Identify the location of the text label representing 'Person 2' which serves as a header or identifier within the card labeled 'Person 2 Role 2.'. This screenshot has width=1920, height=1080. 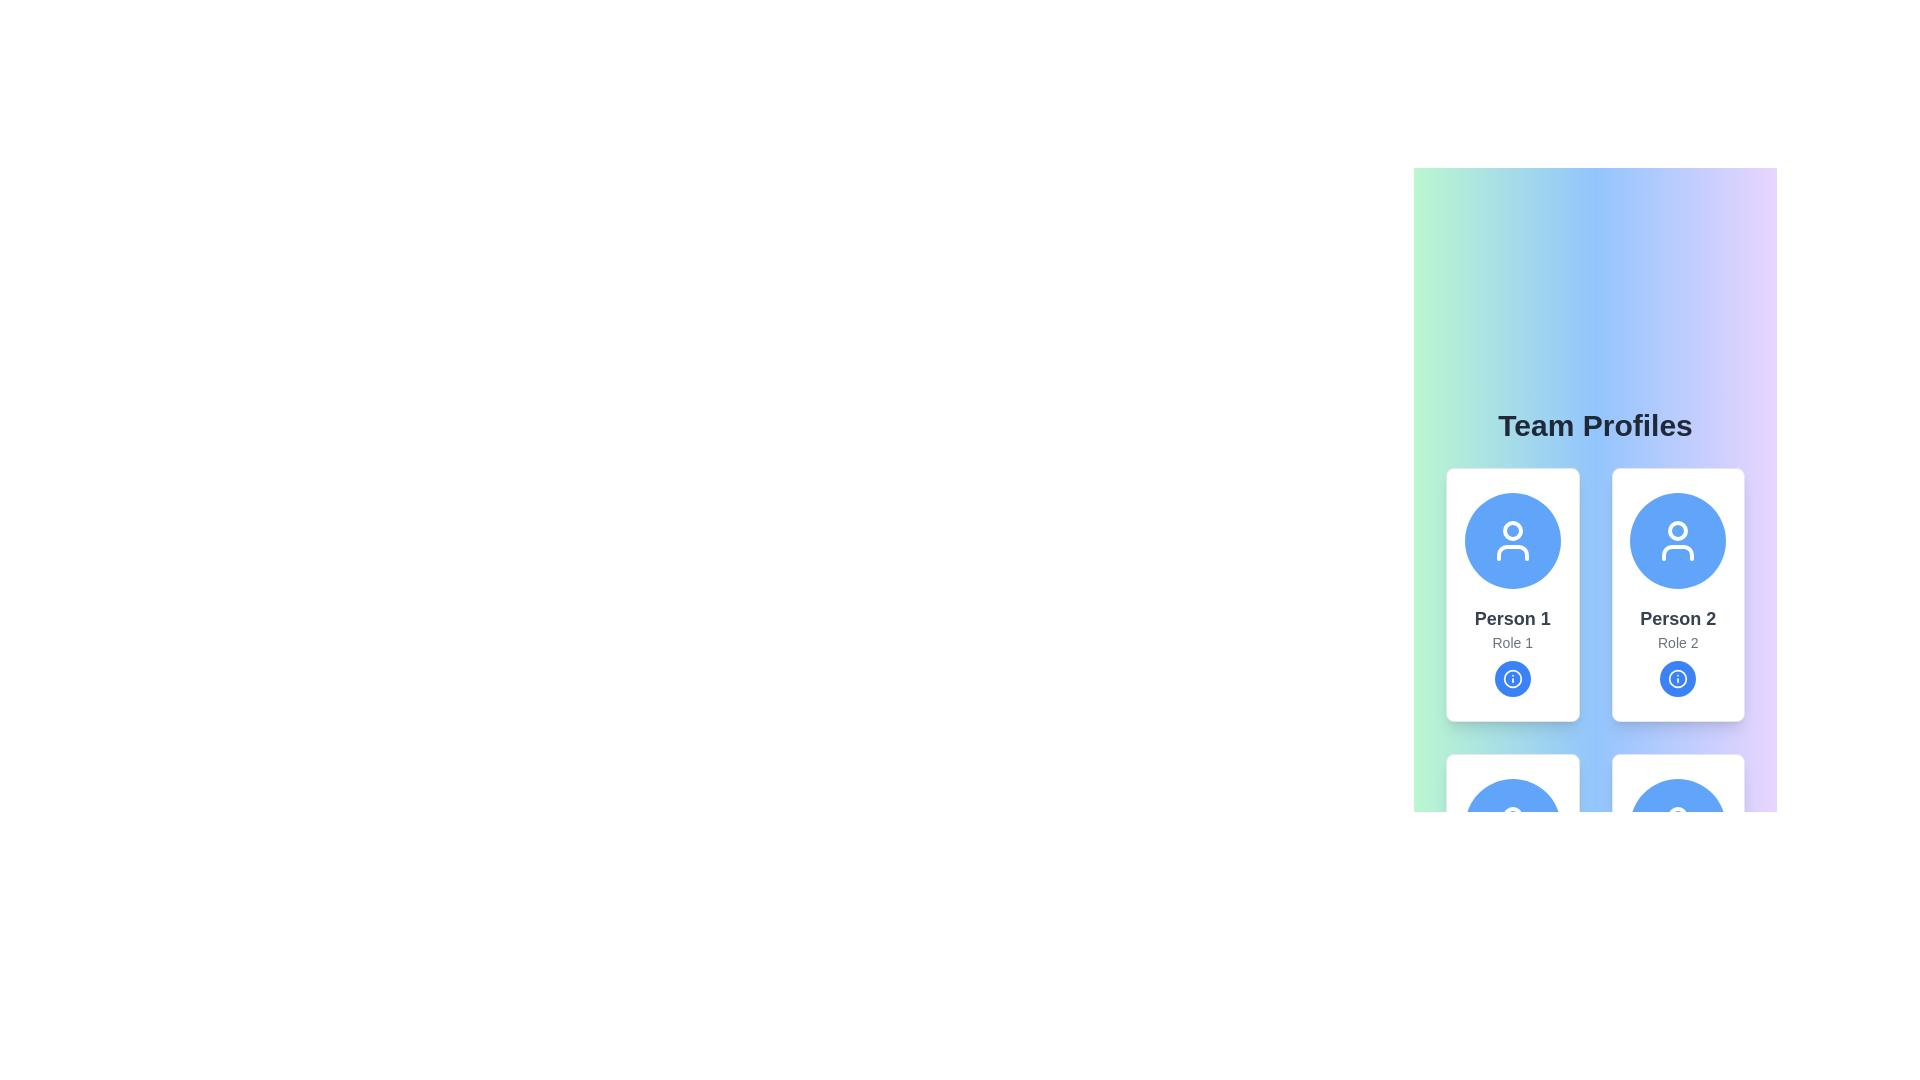
(1678, 617).